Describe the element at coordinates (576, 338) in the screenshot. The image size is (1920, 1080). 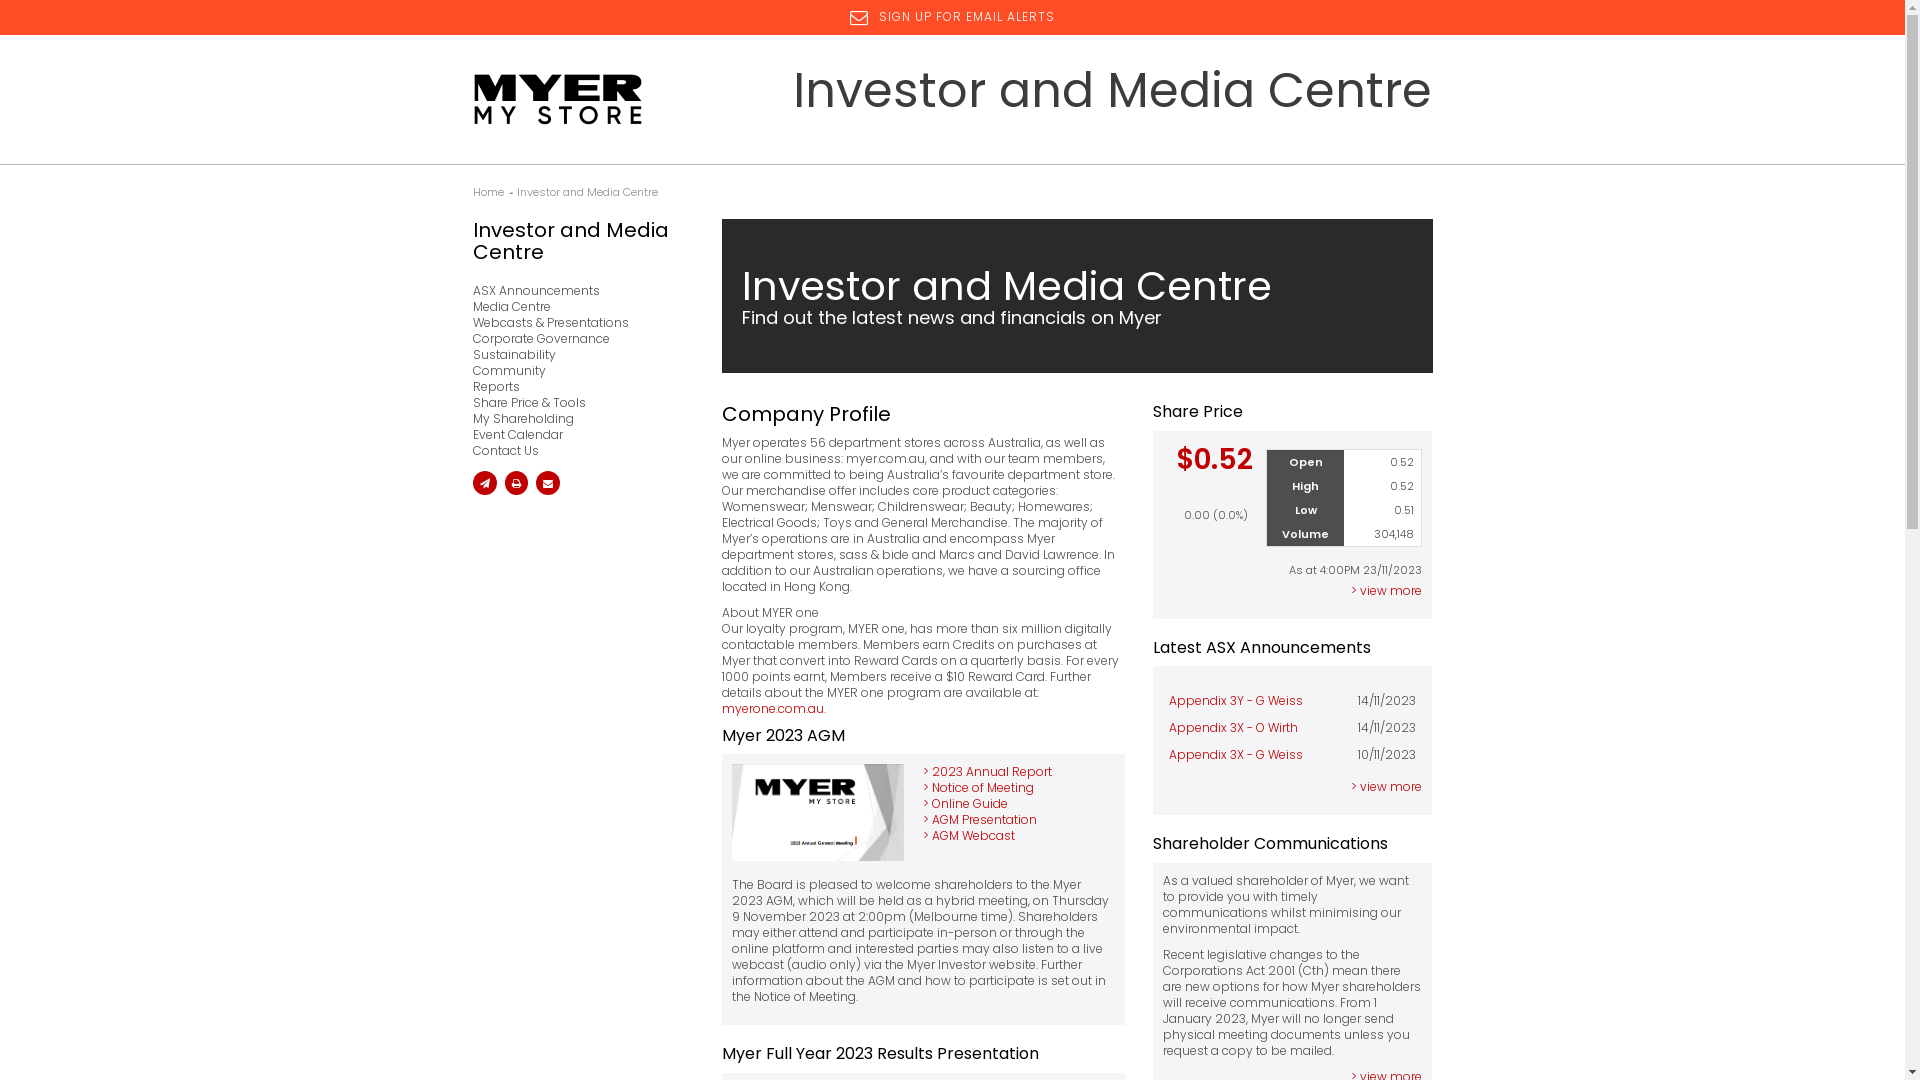
I see `'Corporate Governance'` at that location.